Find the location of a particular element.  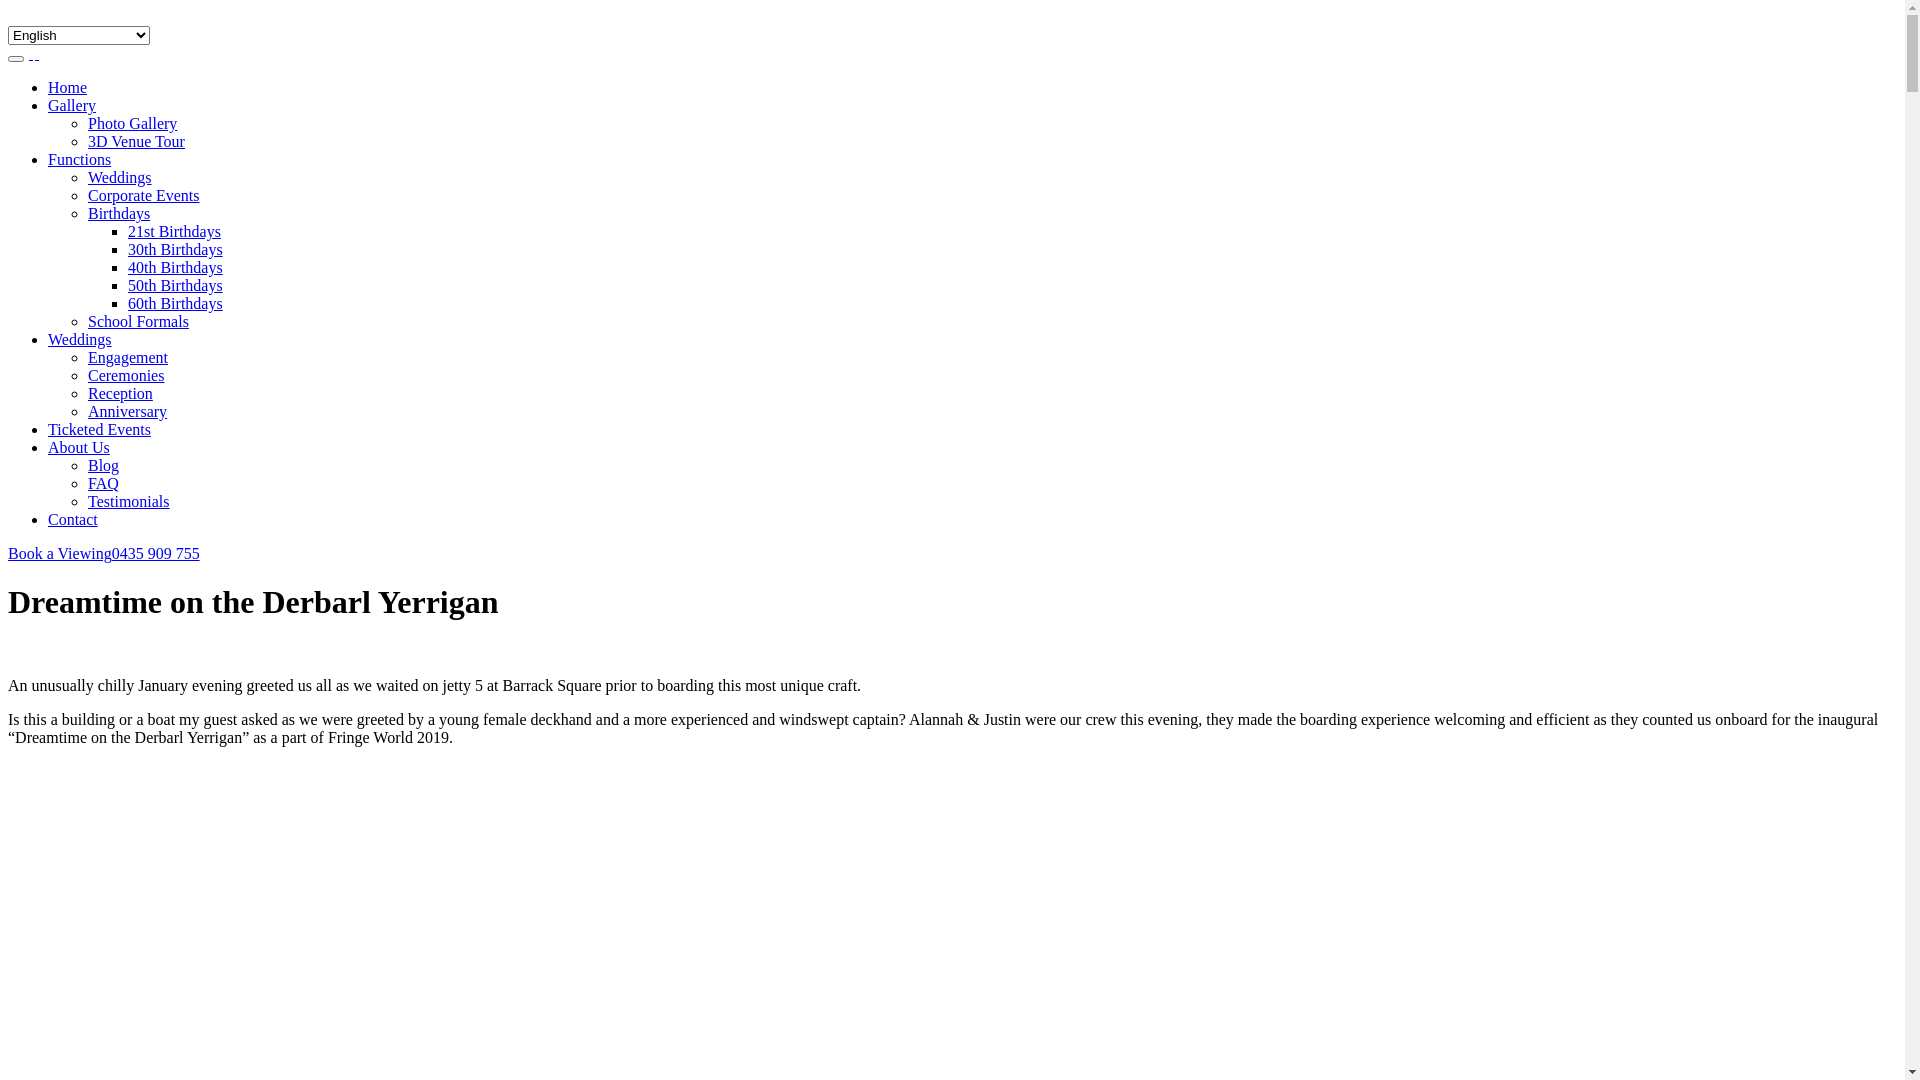

'Corporate Events' is located at coordinates (143, 195).